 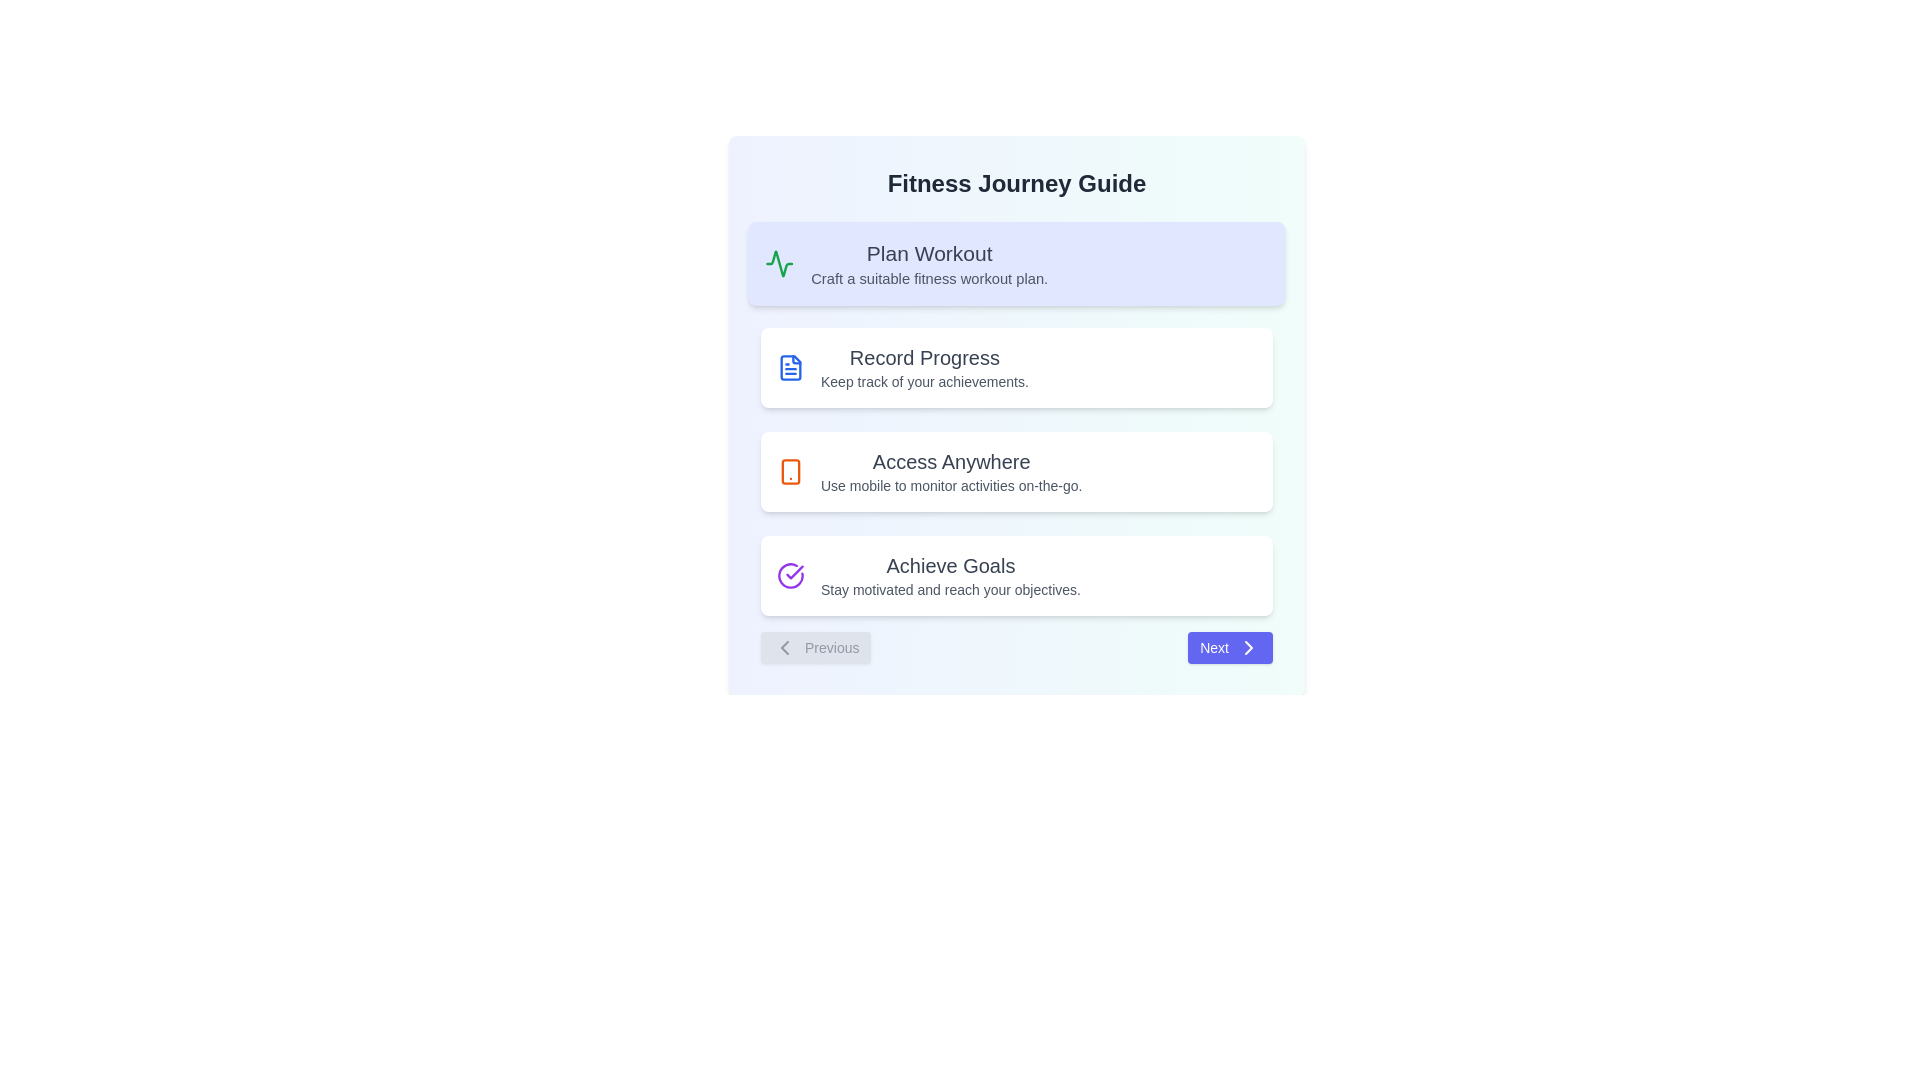 I want to click on the 'Plan Workout' static text element, which is styled as a header and positioned at the top of the rectangular section under the 'Fitness Journey Guide' heading, so click(x=928, y=252).